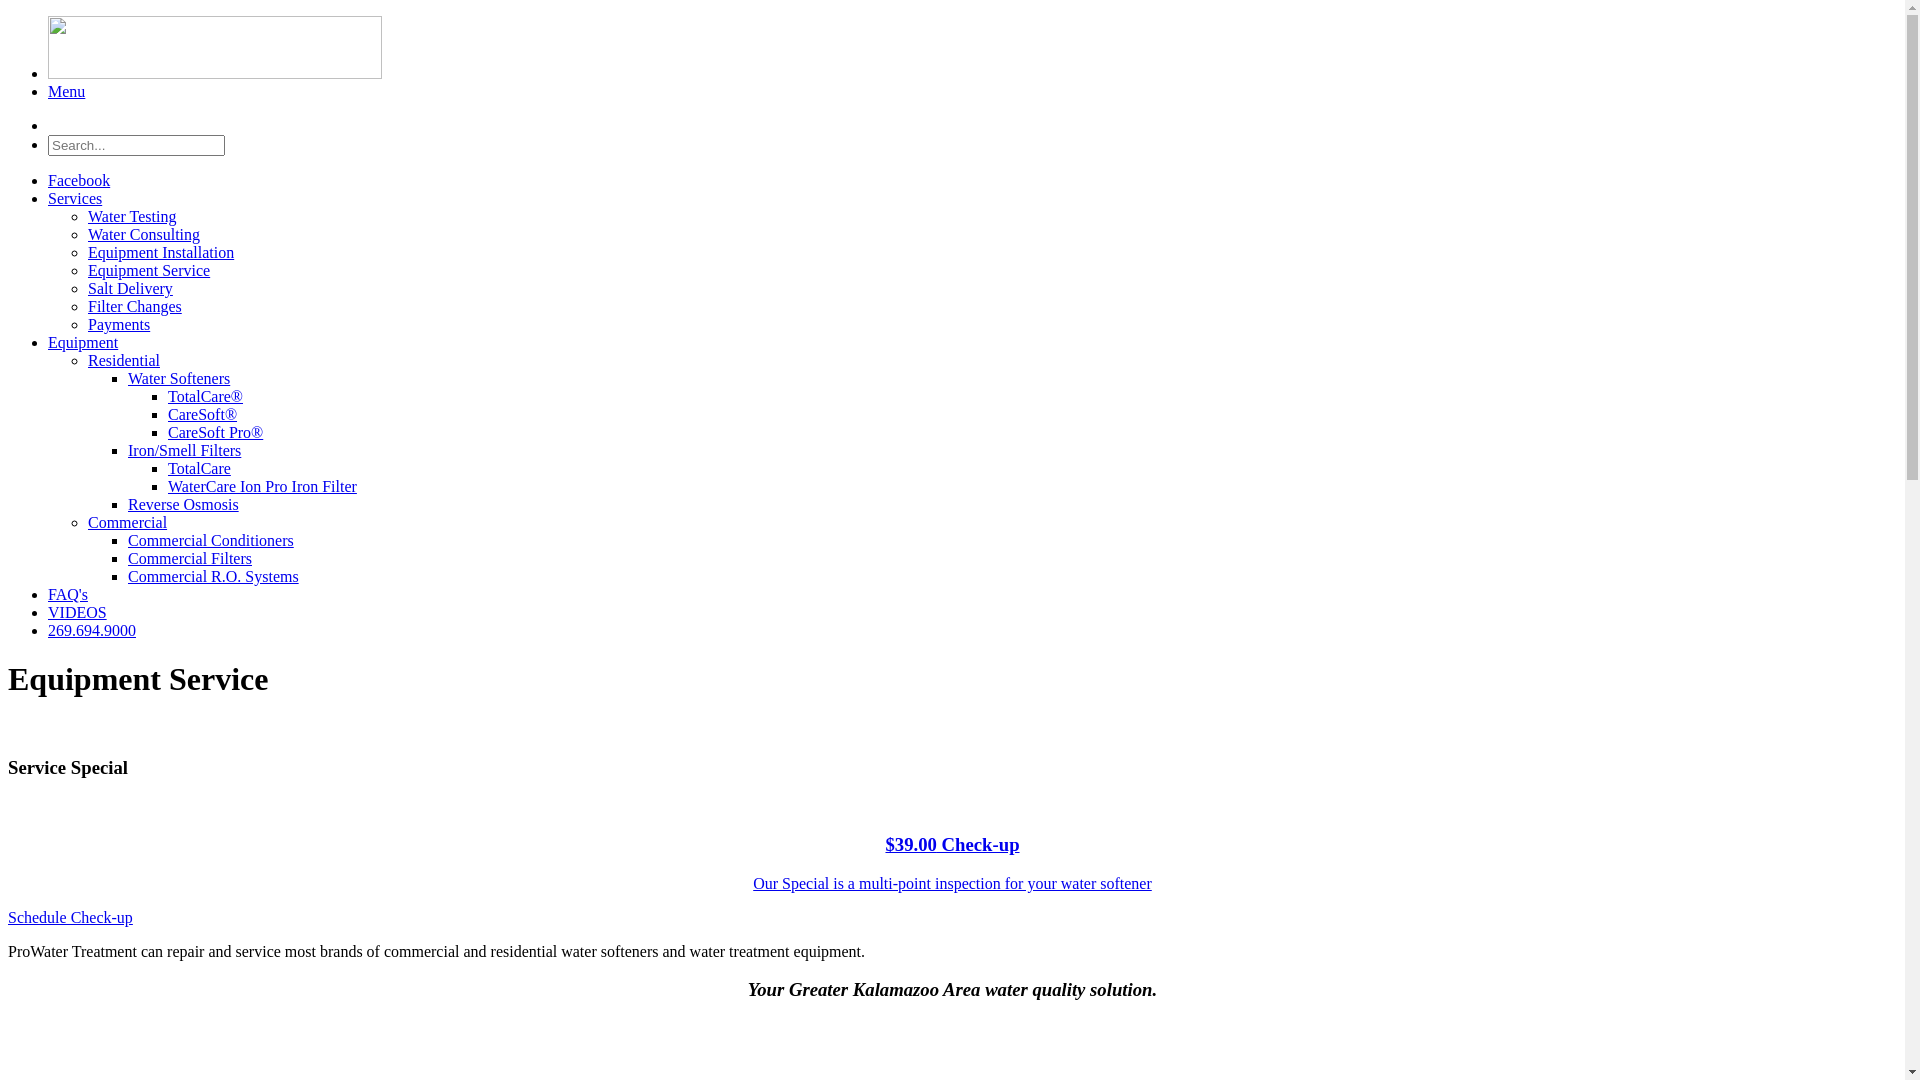 The width and height of the screenshot is (1920, 1080). I want to click on 'Services', so click(75, 198).